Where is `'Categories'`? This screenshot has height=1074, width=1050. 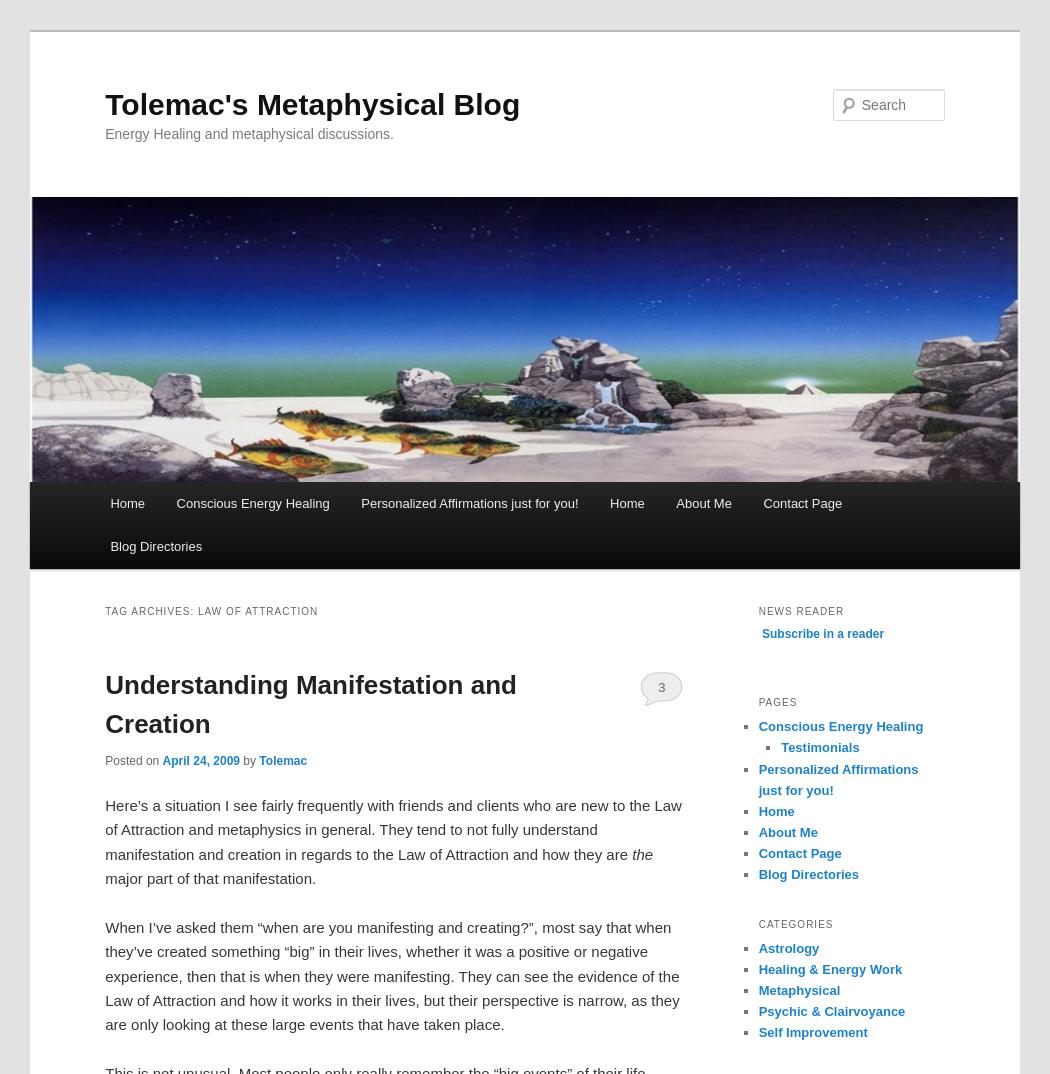
'Categories' is located at coordinates (794, 923).